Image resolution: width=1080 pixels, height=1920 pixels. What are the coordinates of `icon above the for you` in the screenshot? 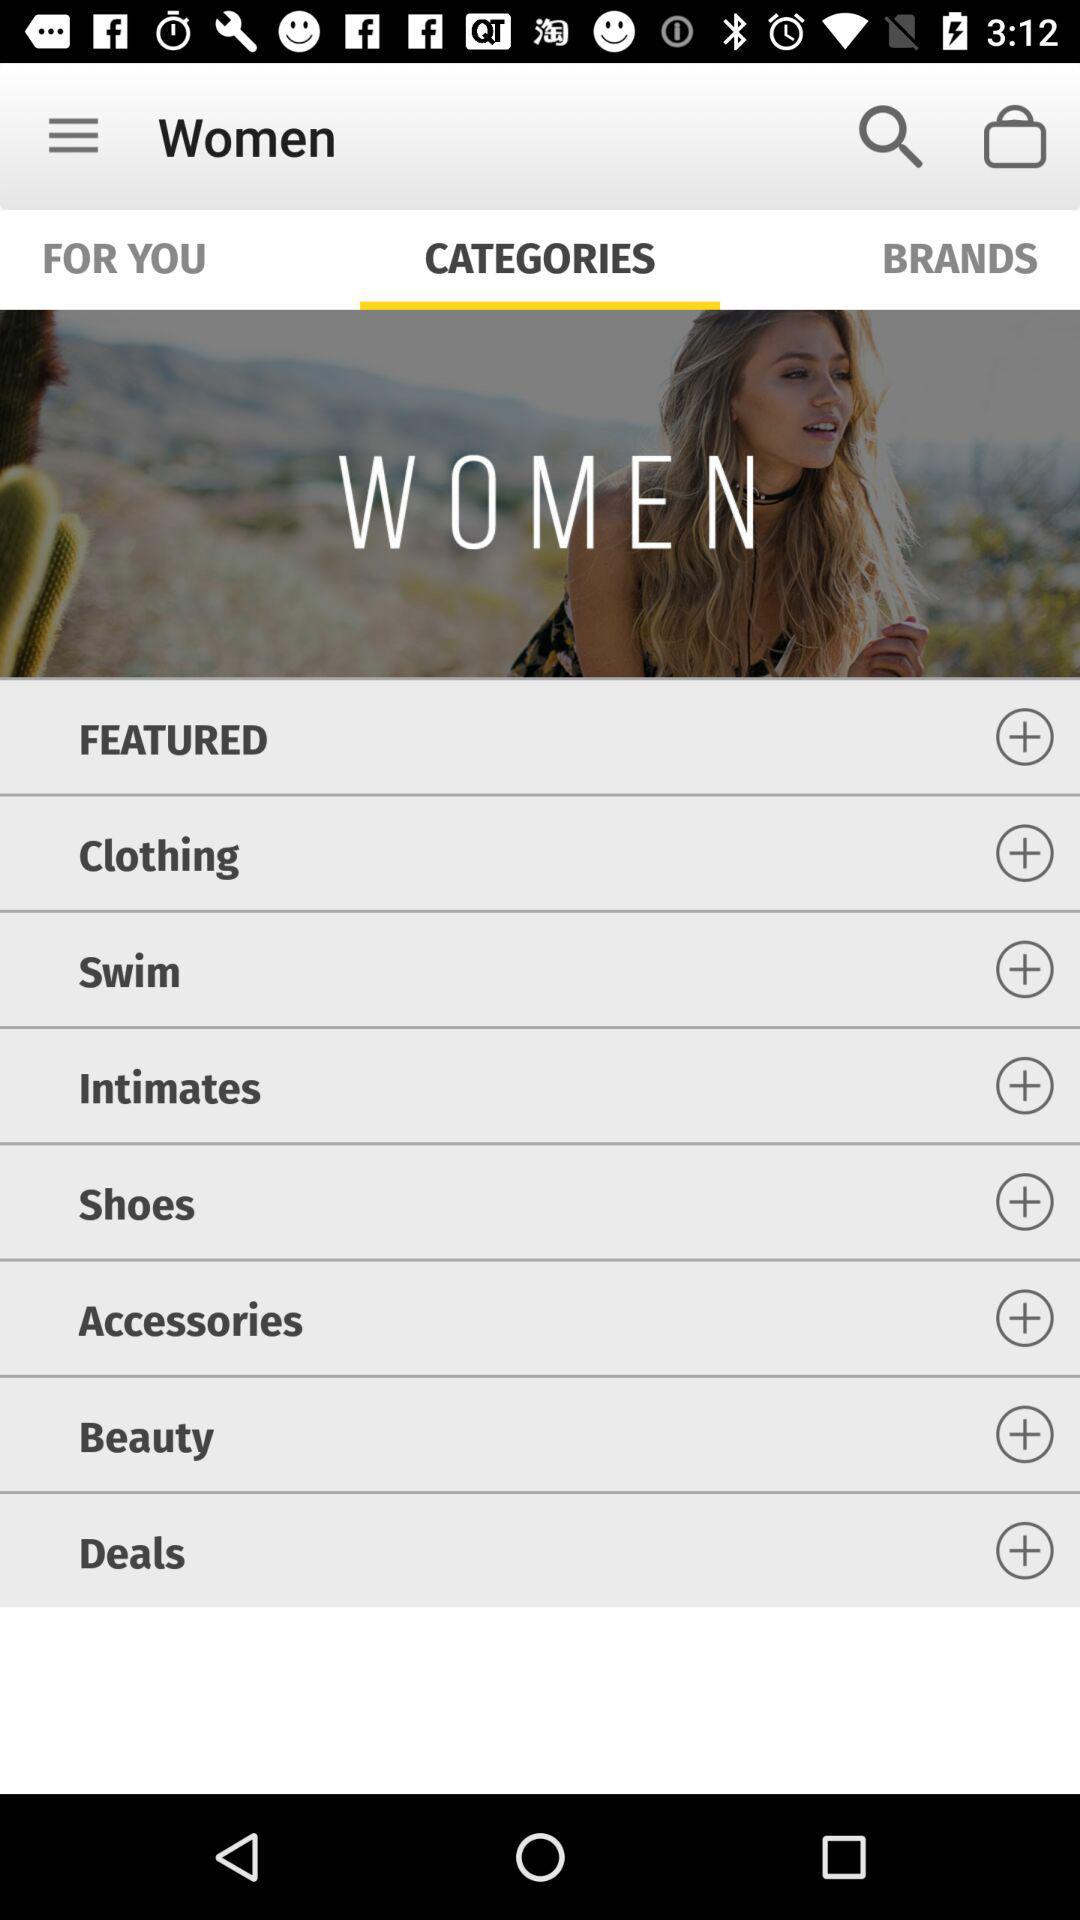 It's located at (72, 135).